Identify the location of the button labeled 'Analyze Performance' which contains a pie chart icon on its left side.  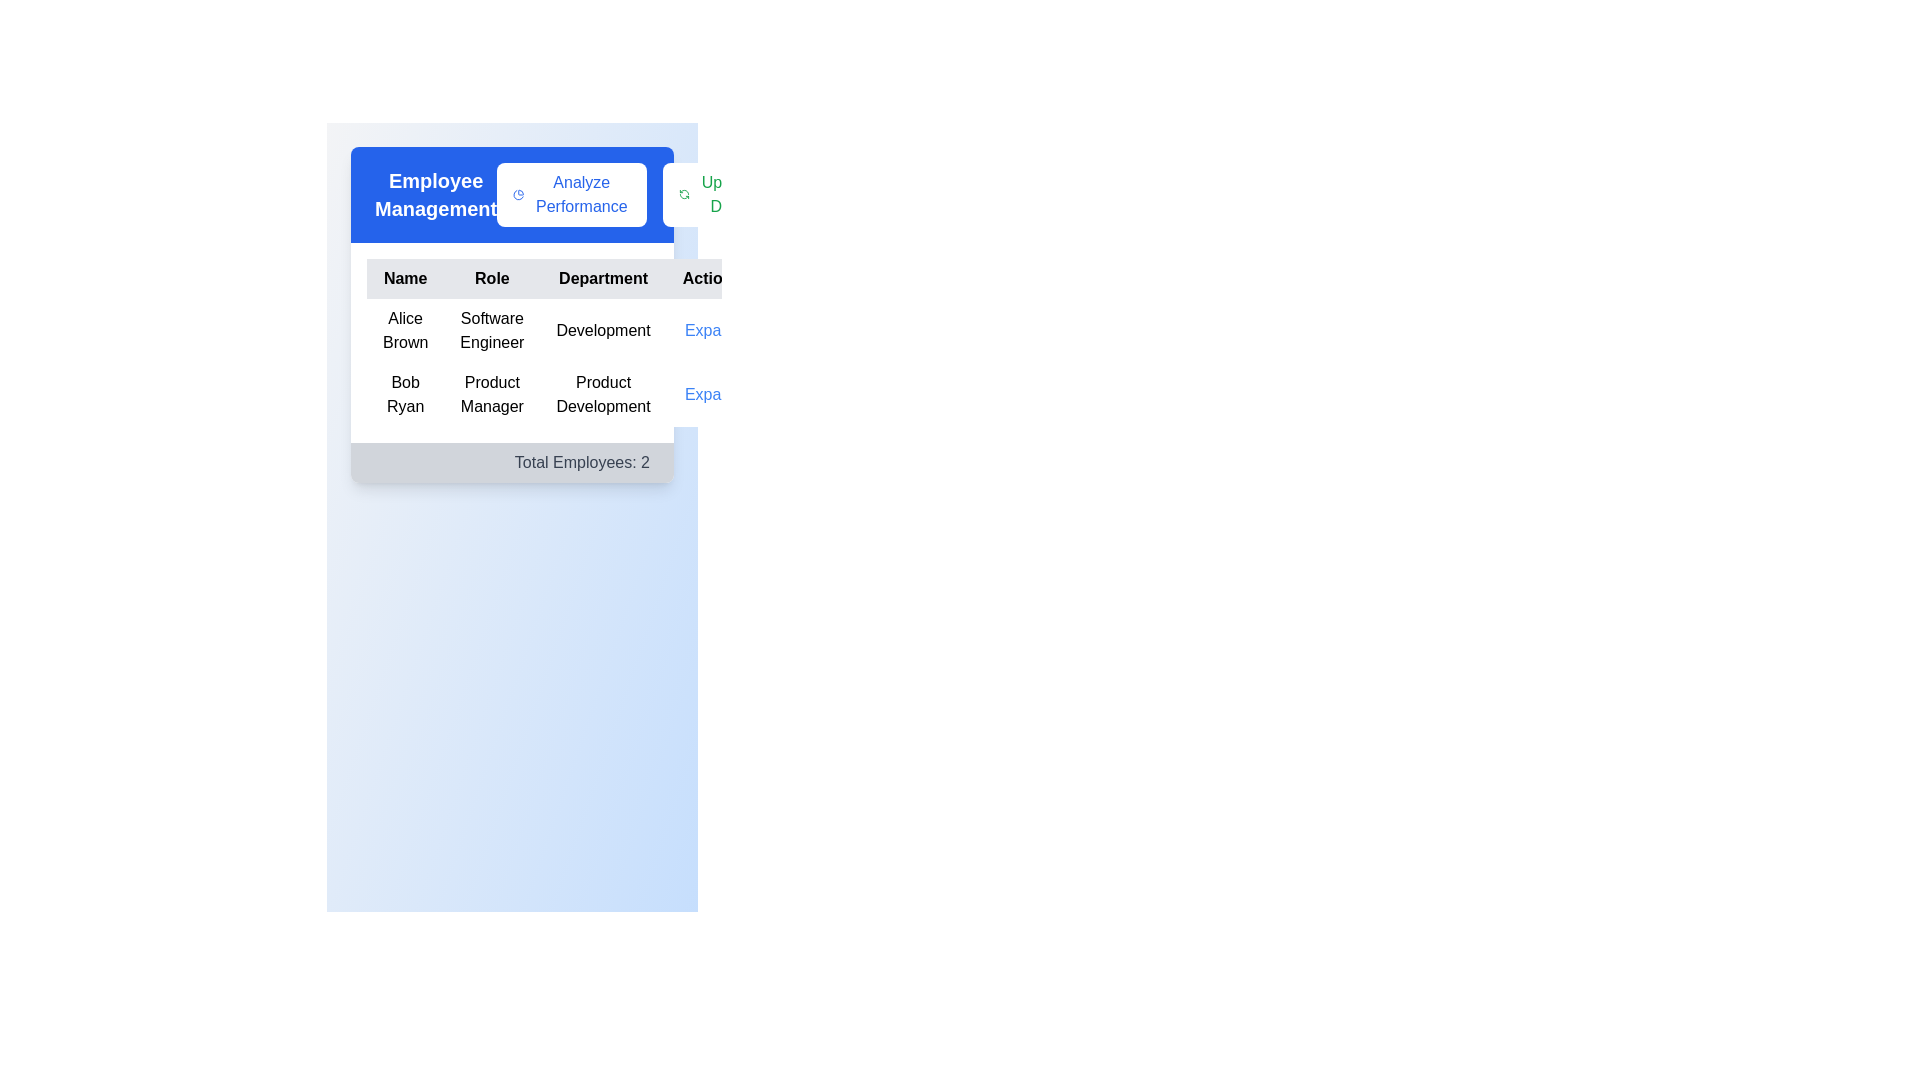
(518, 195).